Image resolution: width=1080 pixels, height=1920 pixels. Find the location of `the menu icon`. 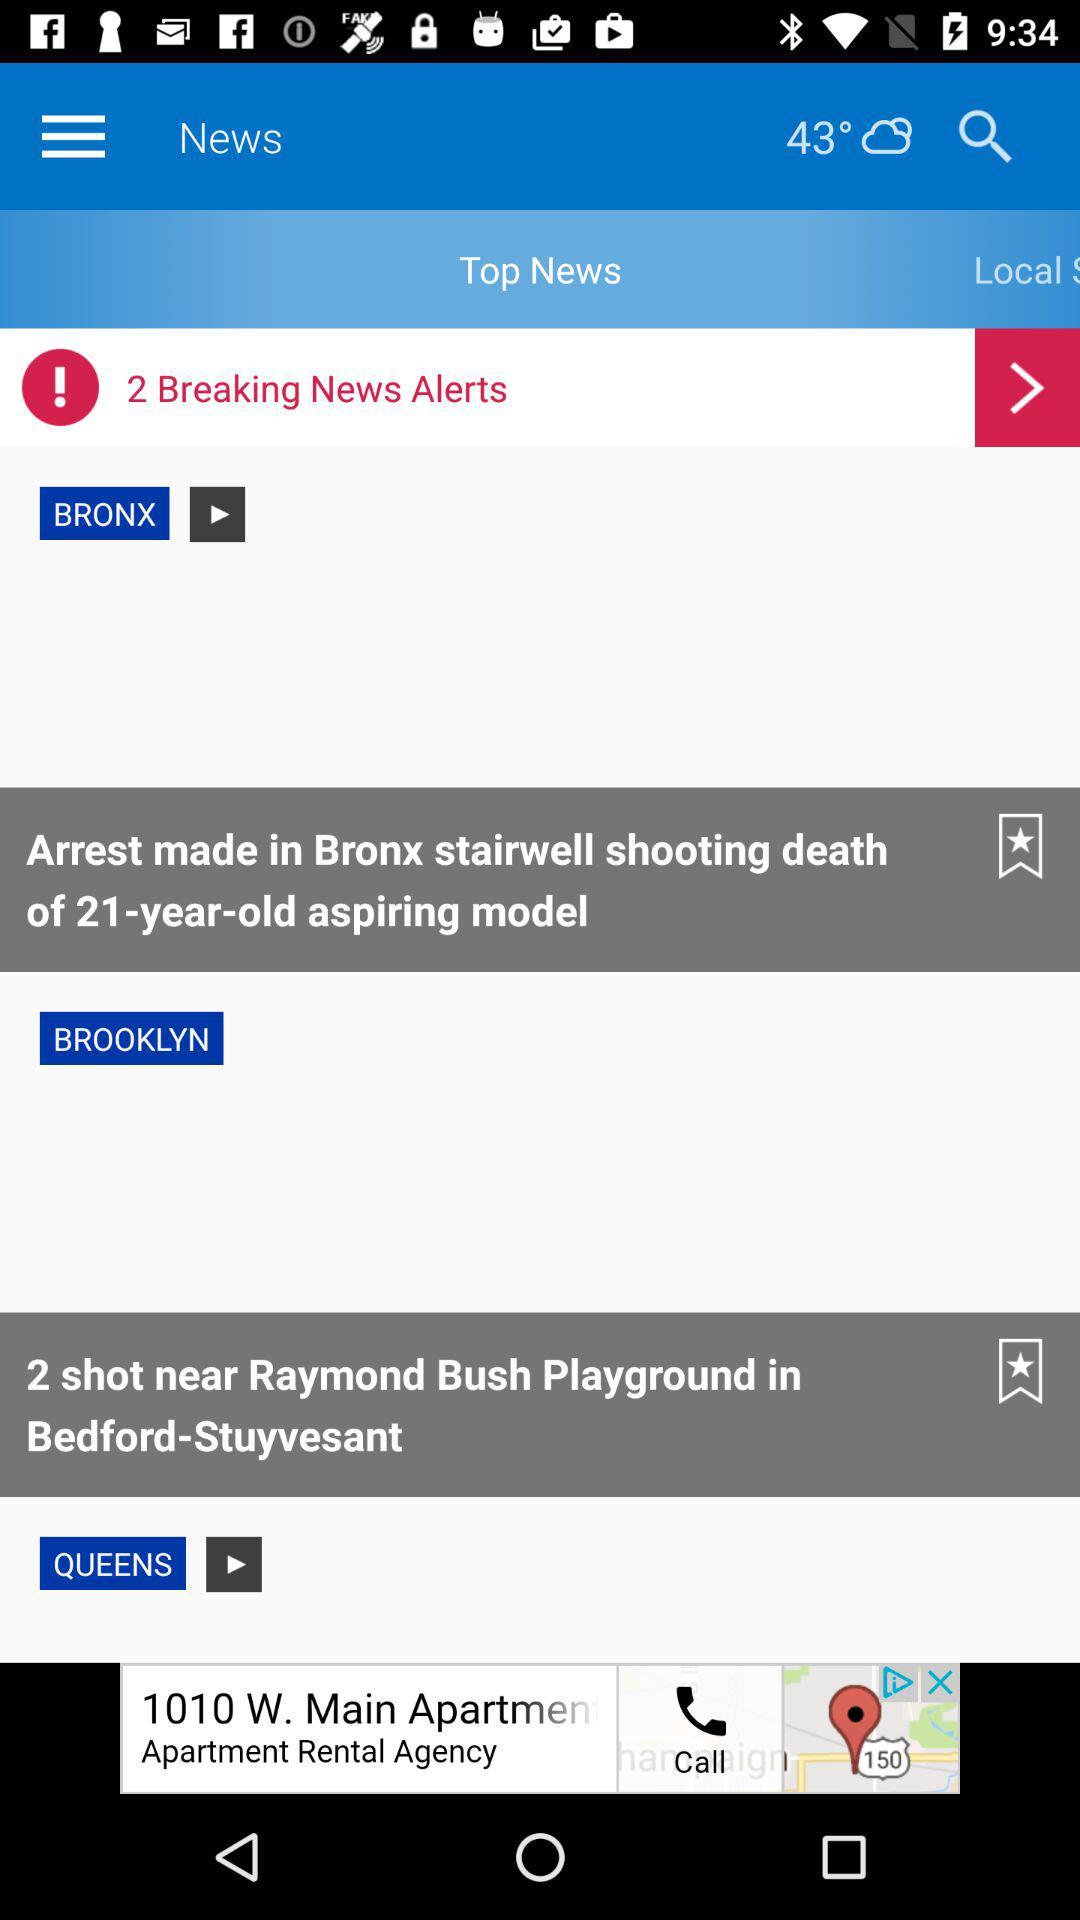

the menu icon is located at coordinates (72, 135).